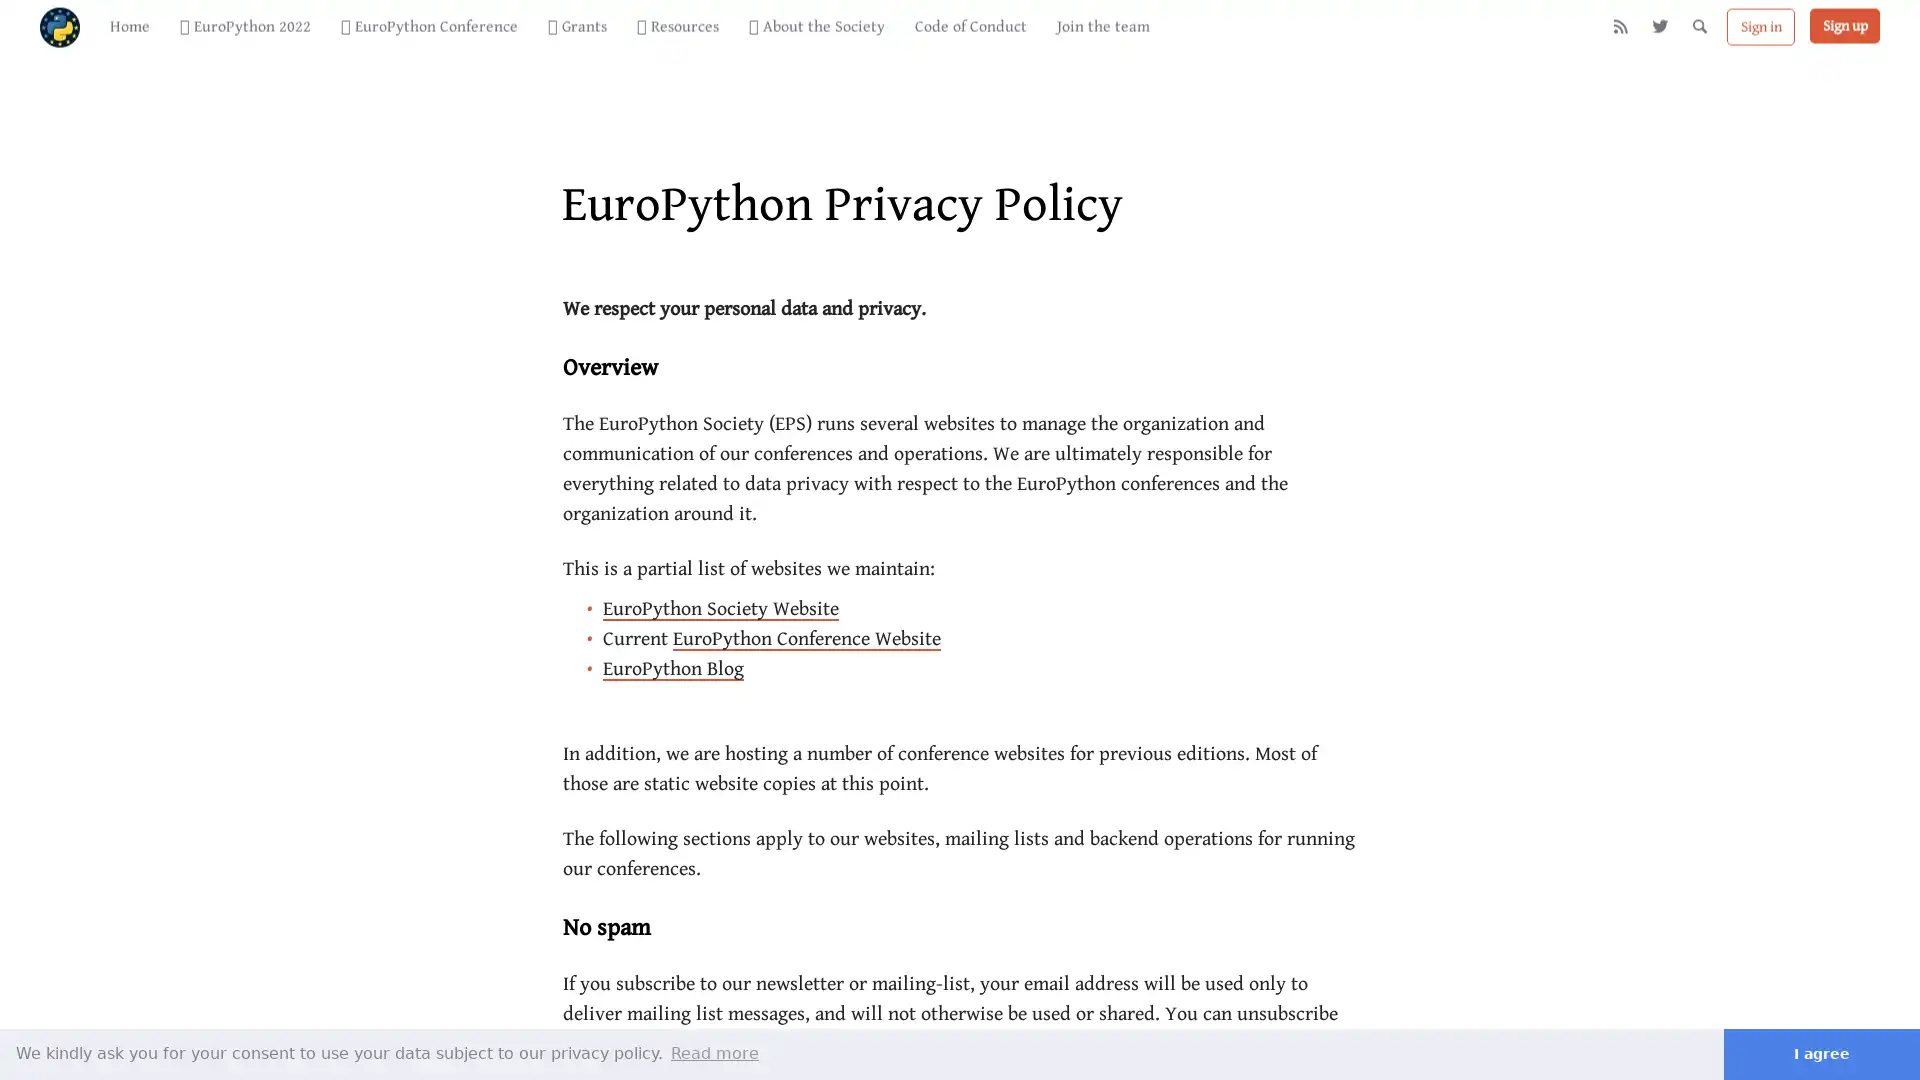 The height and width of the screenshot is (1080, 1920). What do you see at coordinates (1843, 38) in the screenshot?
I see `Sign up` at bounding box center [1843, 38].